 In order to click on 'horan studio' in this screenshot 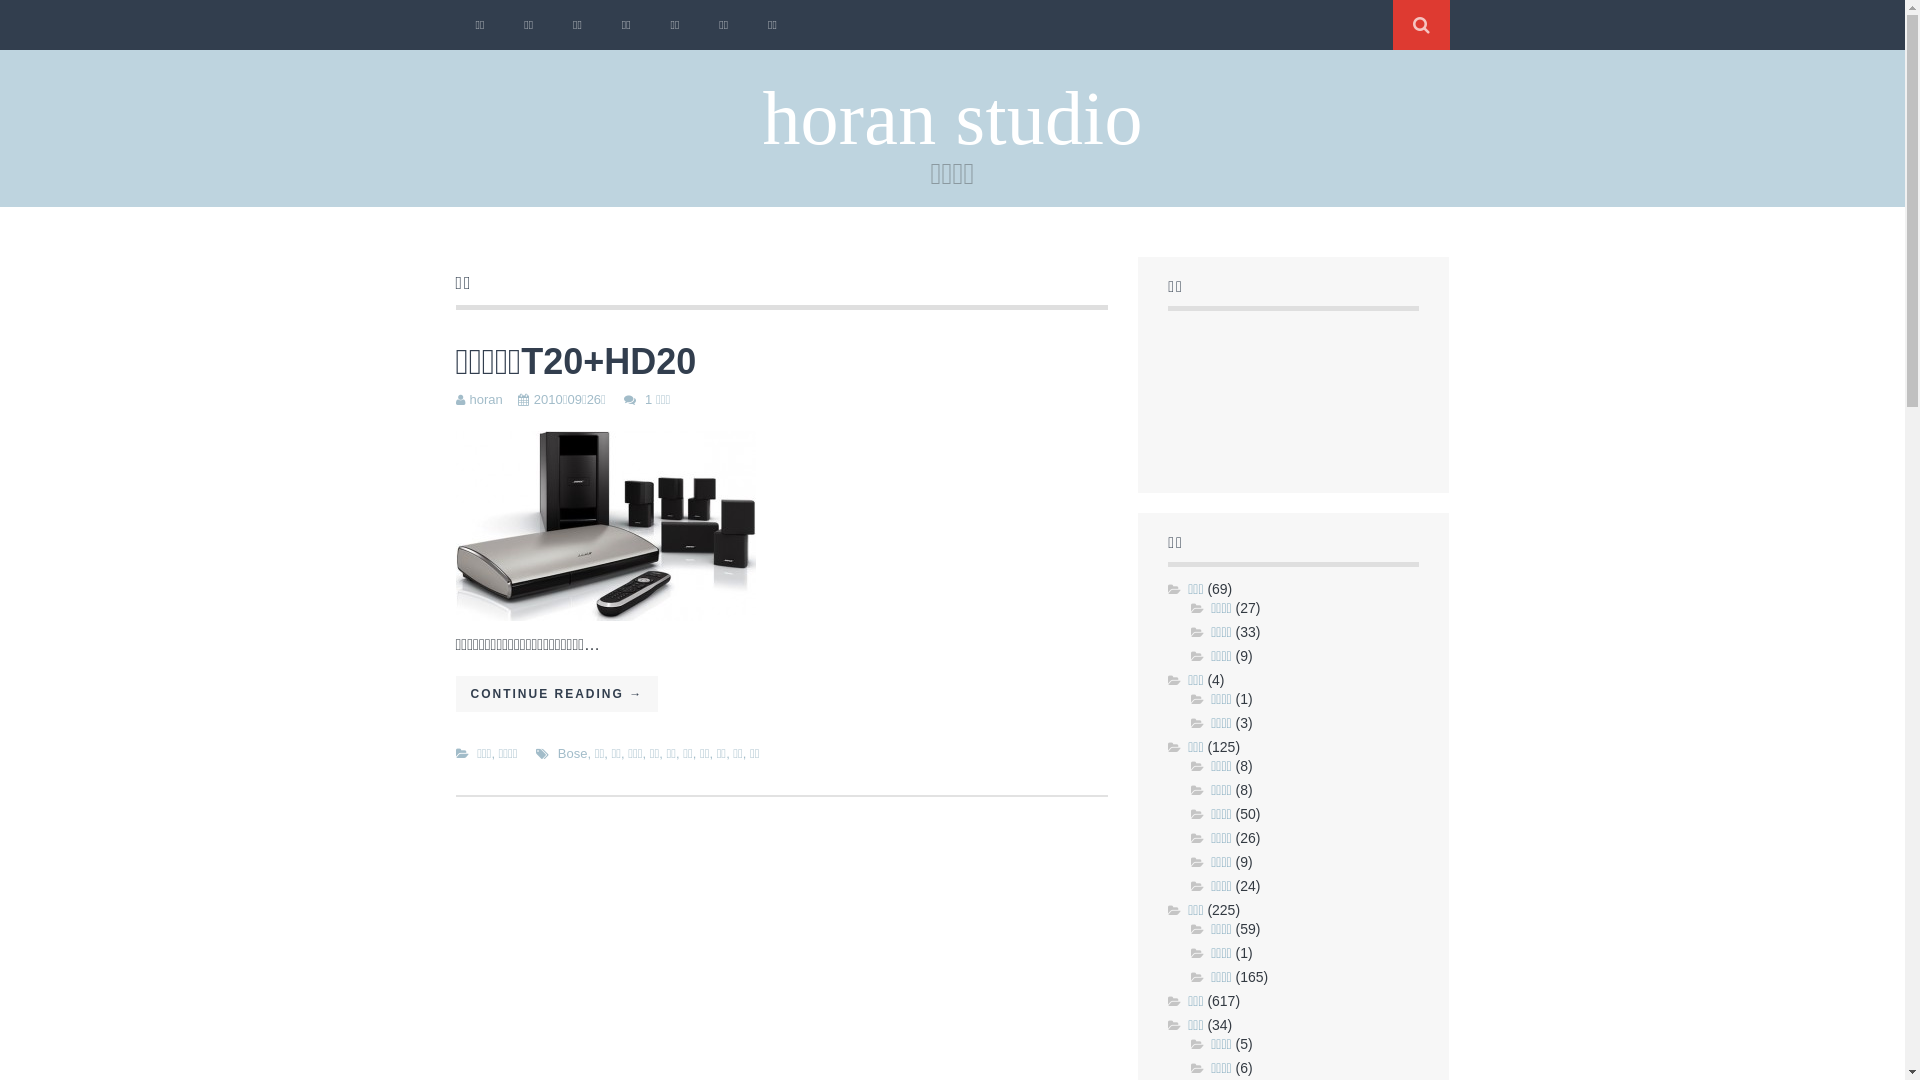, I will do `click(950, 118)`.